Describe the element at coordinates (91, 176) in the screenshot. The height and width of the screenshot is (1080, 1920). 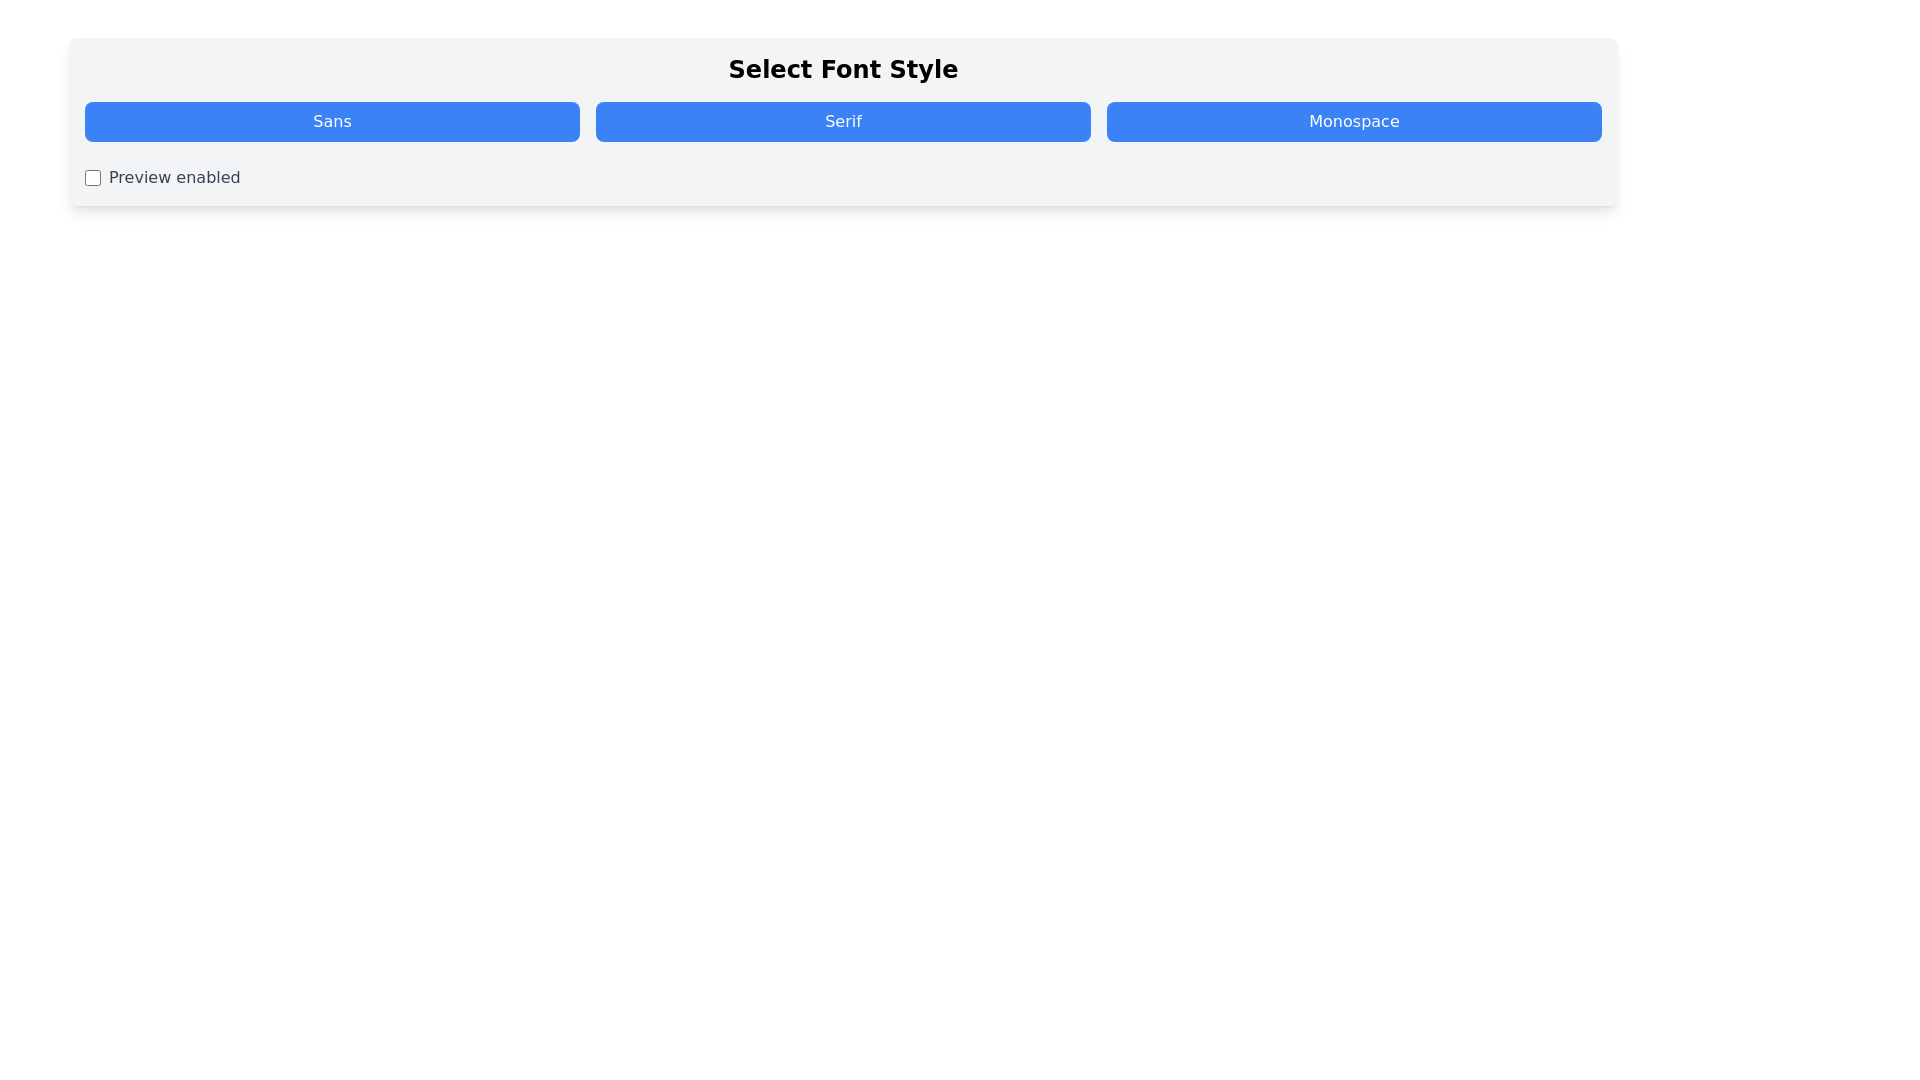
I see `the 'Preview enabled' checkbox to observe any visual changes that occur when the mouse pointer is placed over it` at that location.